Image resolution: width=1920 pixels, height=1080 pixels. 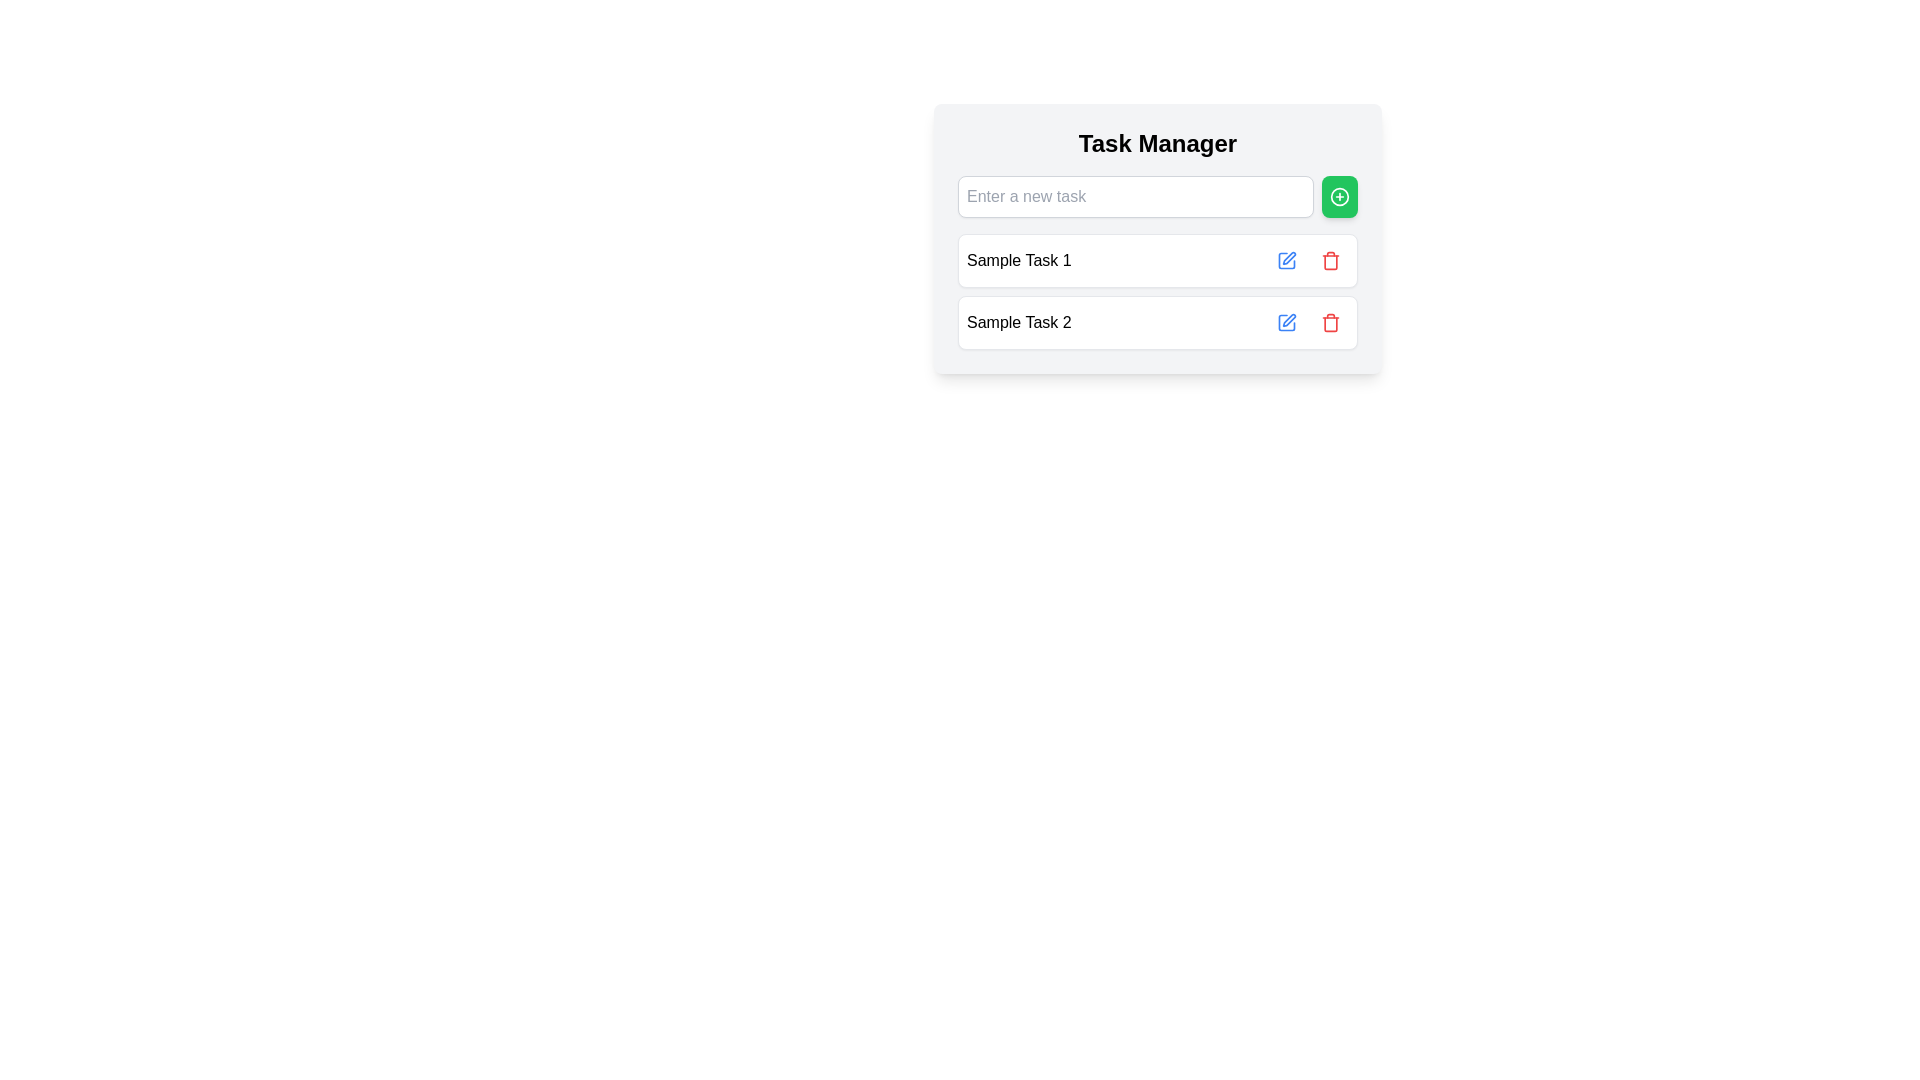 What do you see at coordinates (1339, 196) in the screenshot?
I see `the 'Add Task' button located to the right of the 'Enter a new task' input field` at bounding box center [1339, 196].